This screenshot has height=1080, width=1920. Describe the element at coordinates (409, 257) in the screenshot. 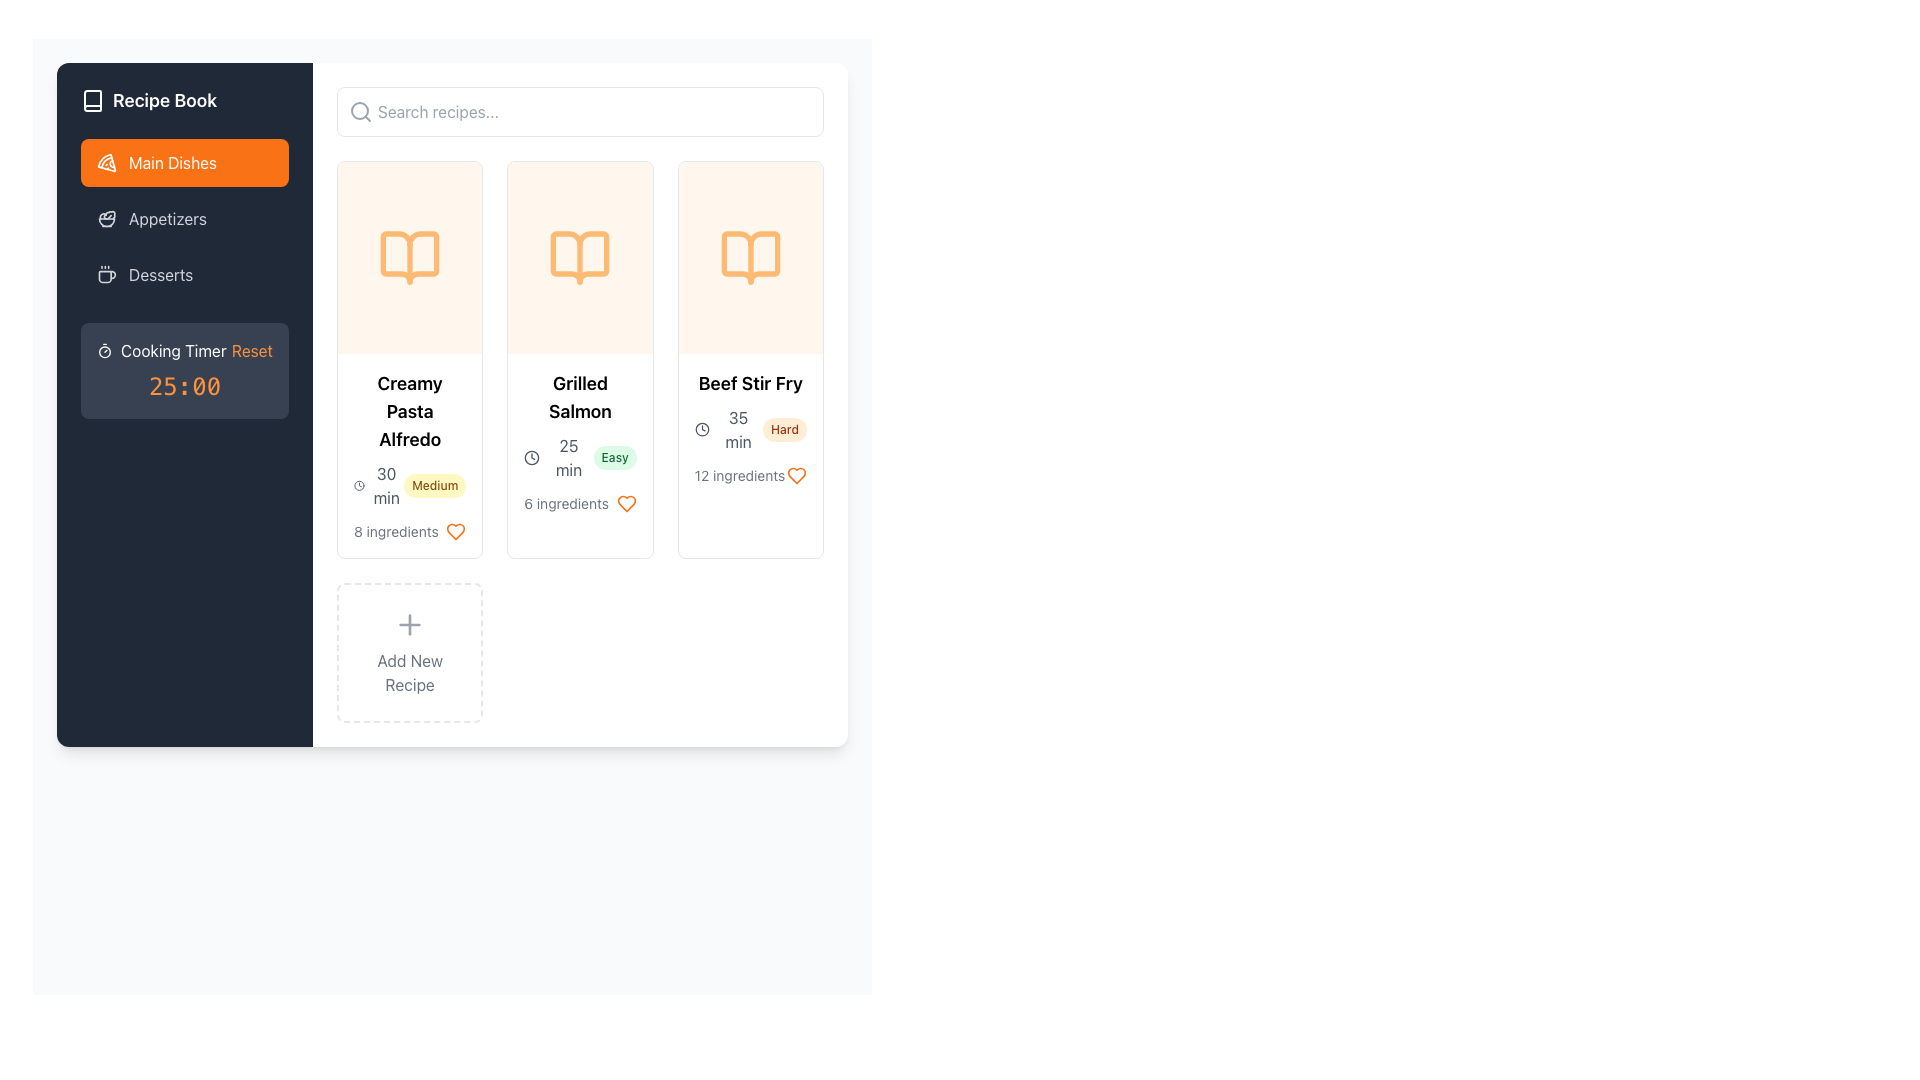

I see `the open book icon representing the recipe instructions for 'Creamy Pasta Alfredo' located in the first card of the recipe grid` at that location.